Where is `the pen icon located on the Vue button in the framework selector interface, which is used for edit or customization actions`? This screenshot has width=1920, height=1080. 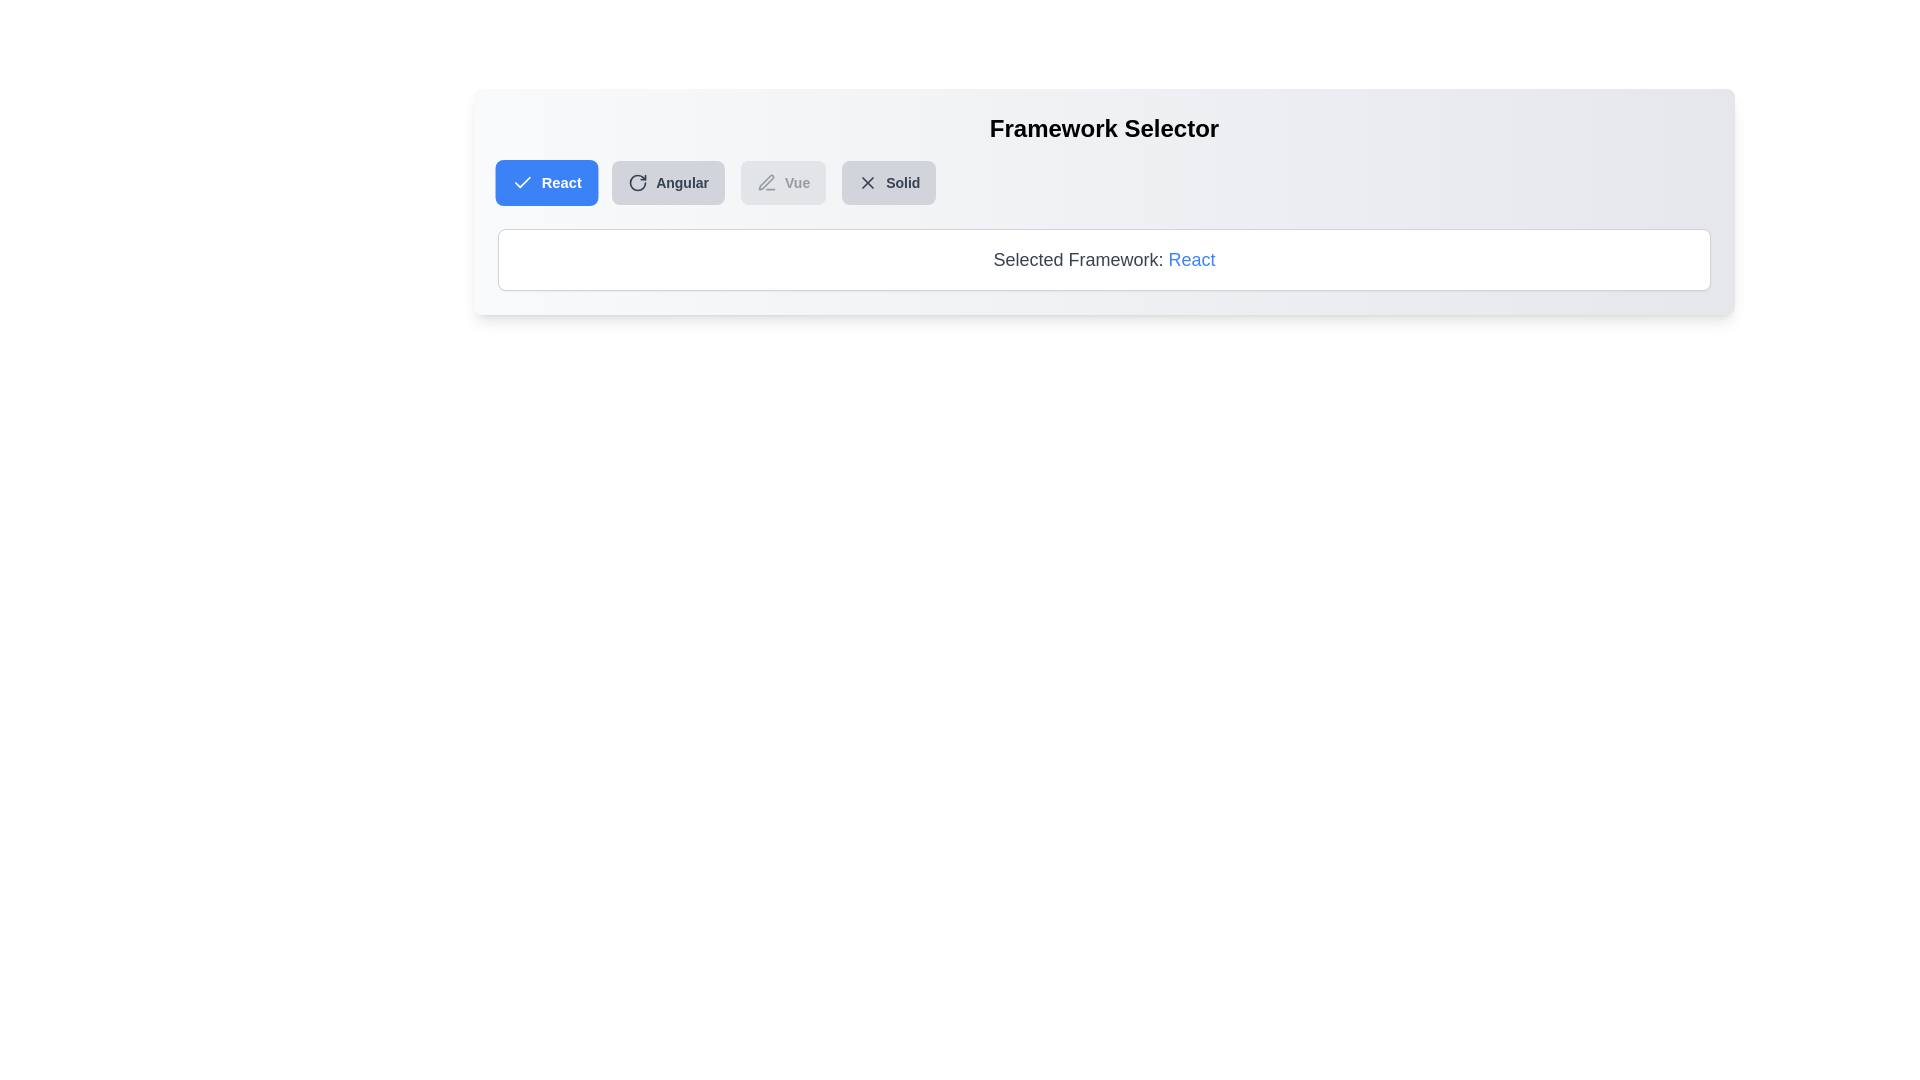
the pen icon located on the Vue button in the framework selector interface, which is used for edit or customization actions is located at coordinates (765, 182).